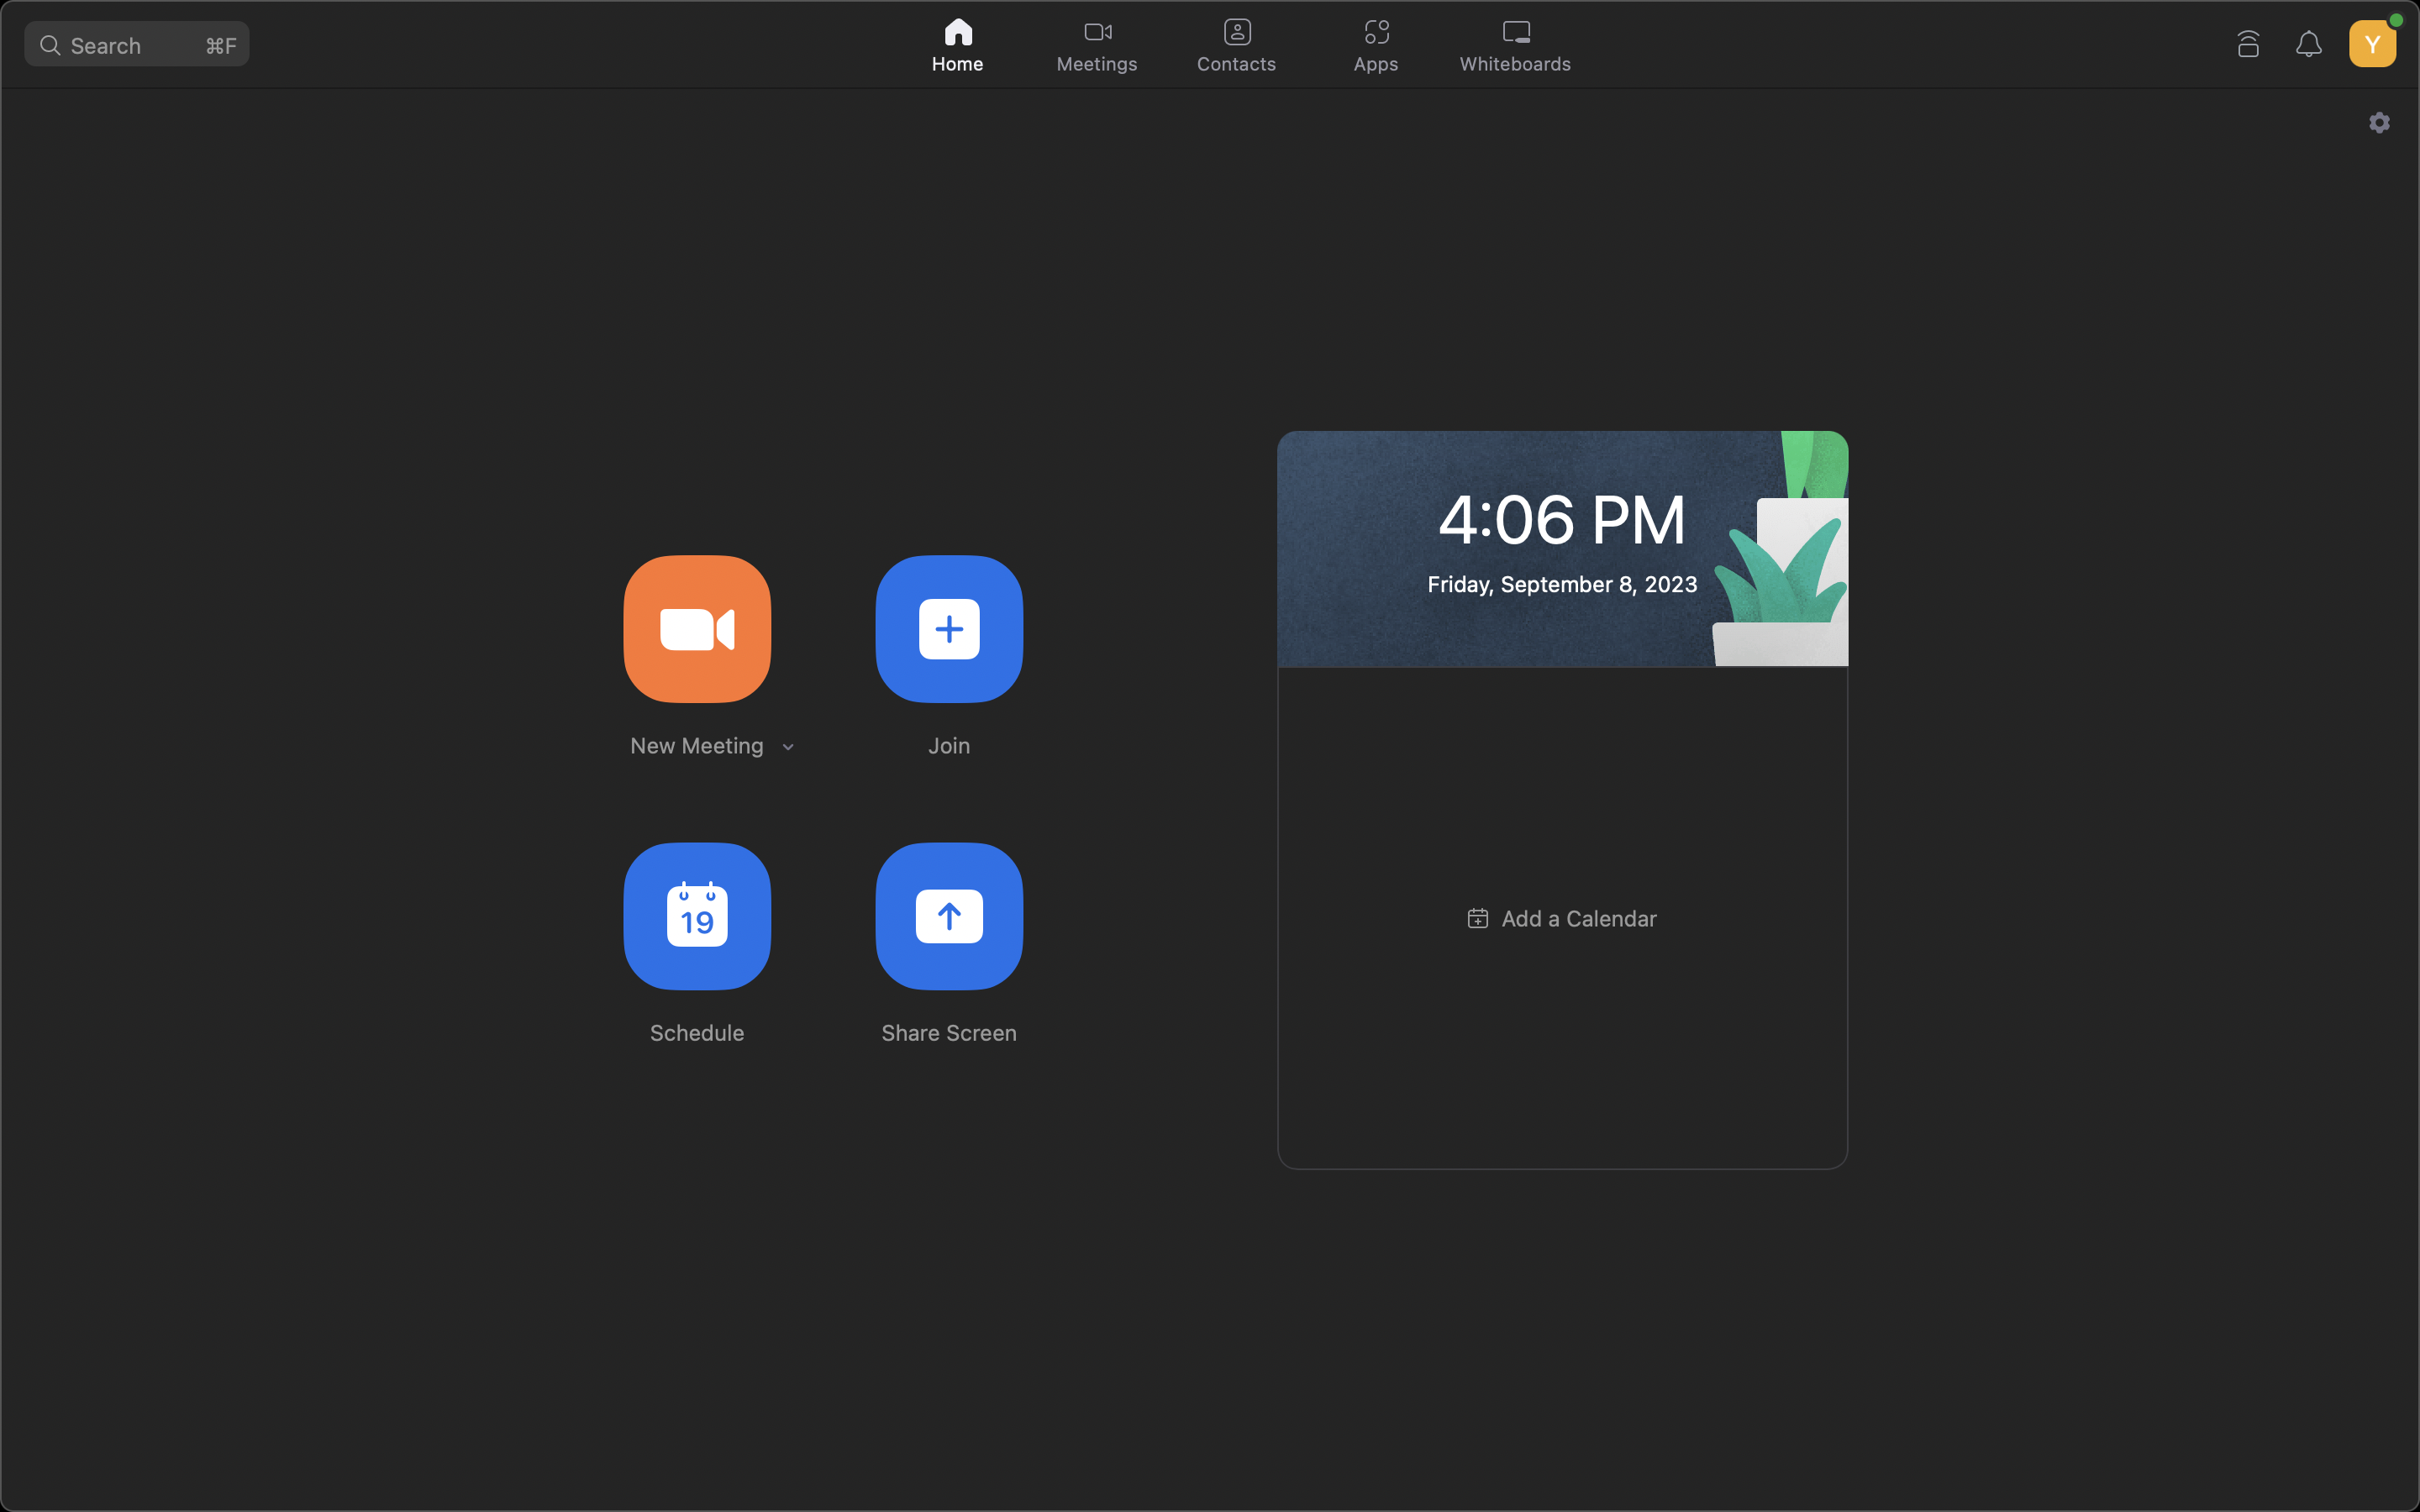 The width and height of the screenshot is (2420, 1512). What do you see at coordinates (2249, 39) in the screenshot?
I see `Establish a connection between your device and a Zoom Room` at bounding box center [2249, 39].